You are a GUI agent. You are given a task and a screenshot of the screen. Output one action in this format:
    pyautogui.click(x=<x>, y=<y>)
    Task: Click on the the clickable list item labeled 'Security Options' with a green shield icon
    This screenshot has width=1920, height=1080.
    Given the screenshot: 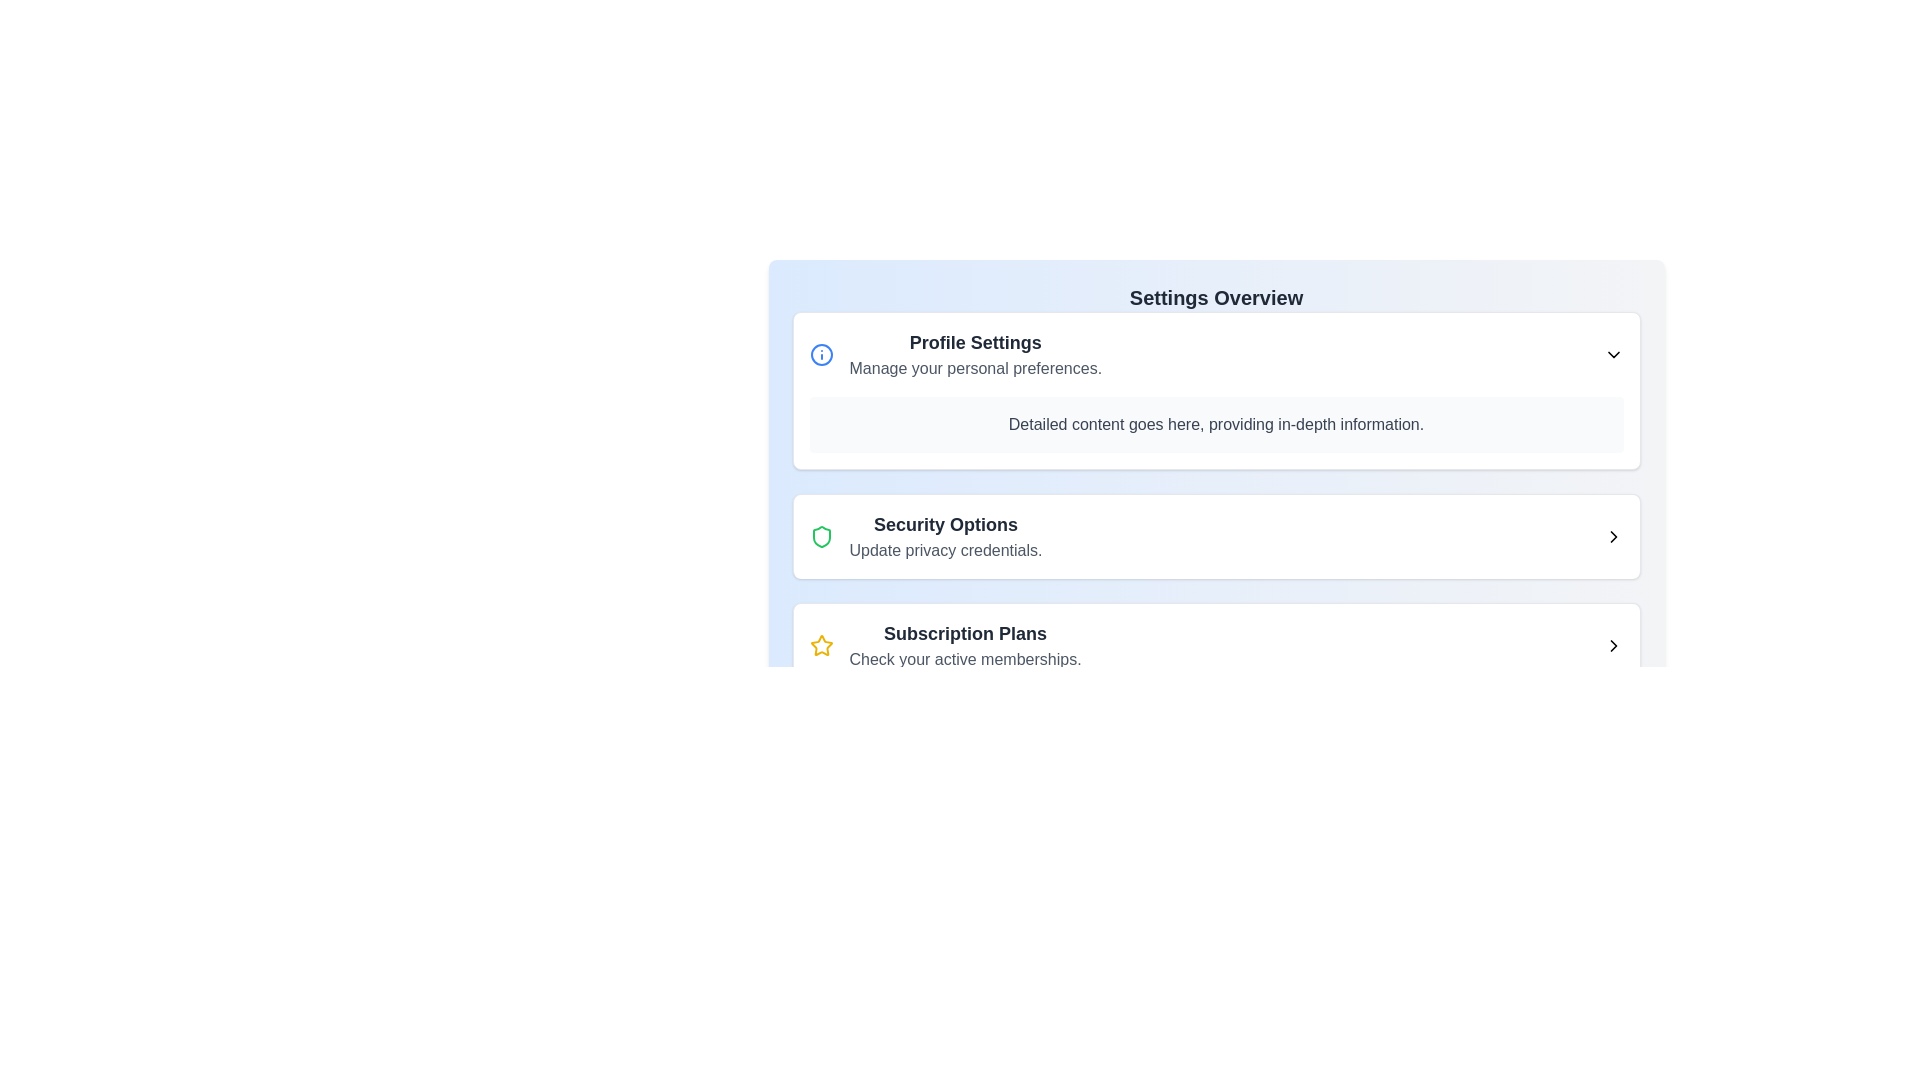 What is the action you would take?
    pyautogui.click(x=925, y=535)
    